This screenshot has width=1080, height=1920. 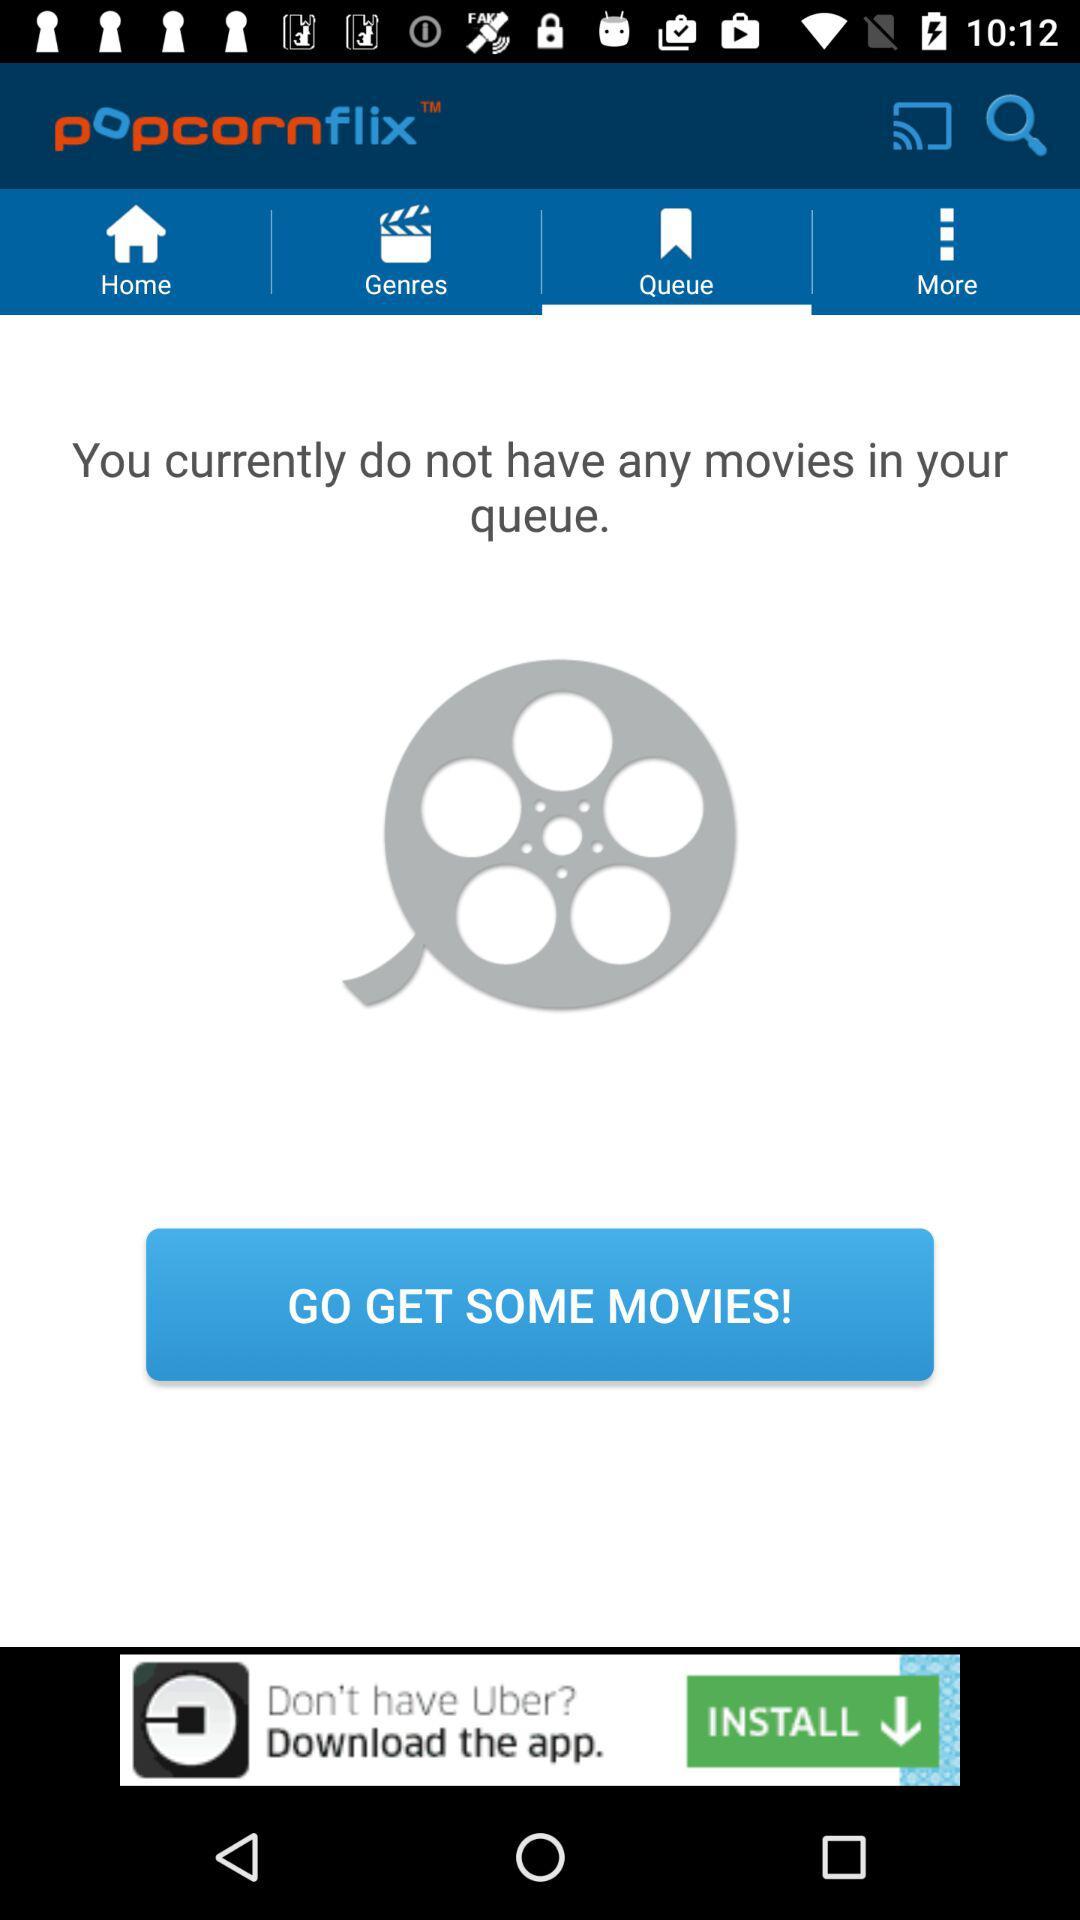 I want to click on advertisement, so click(x=540, y=1719).